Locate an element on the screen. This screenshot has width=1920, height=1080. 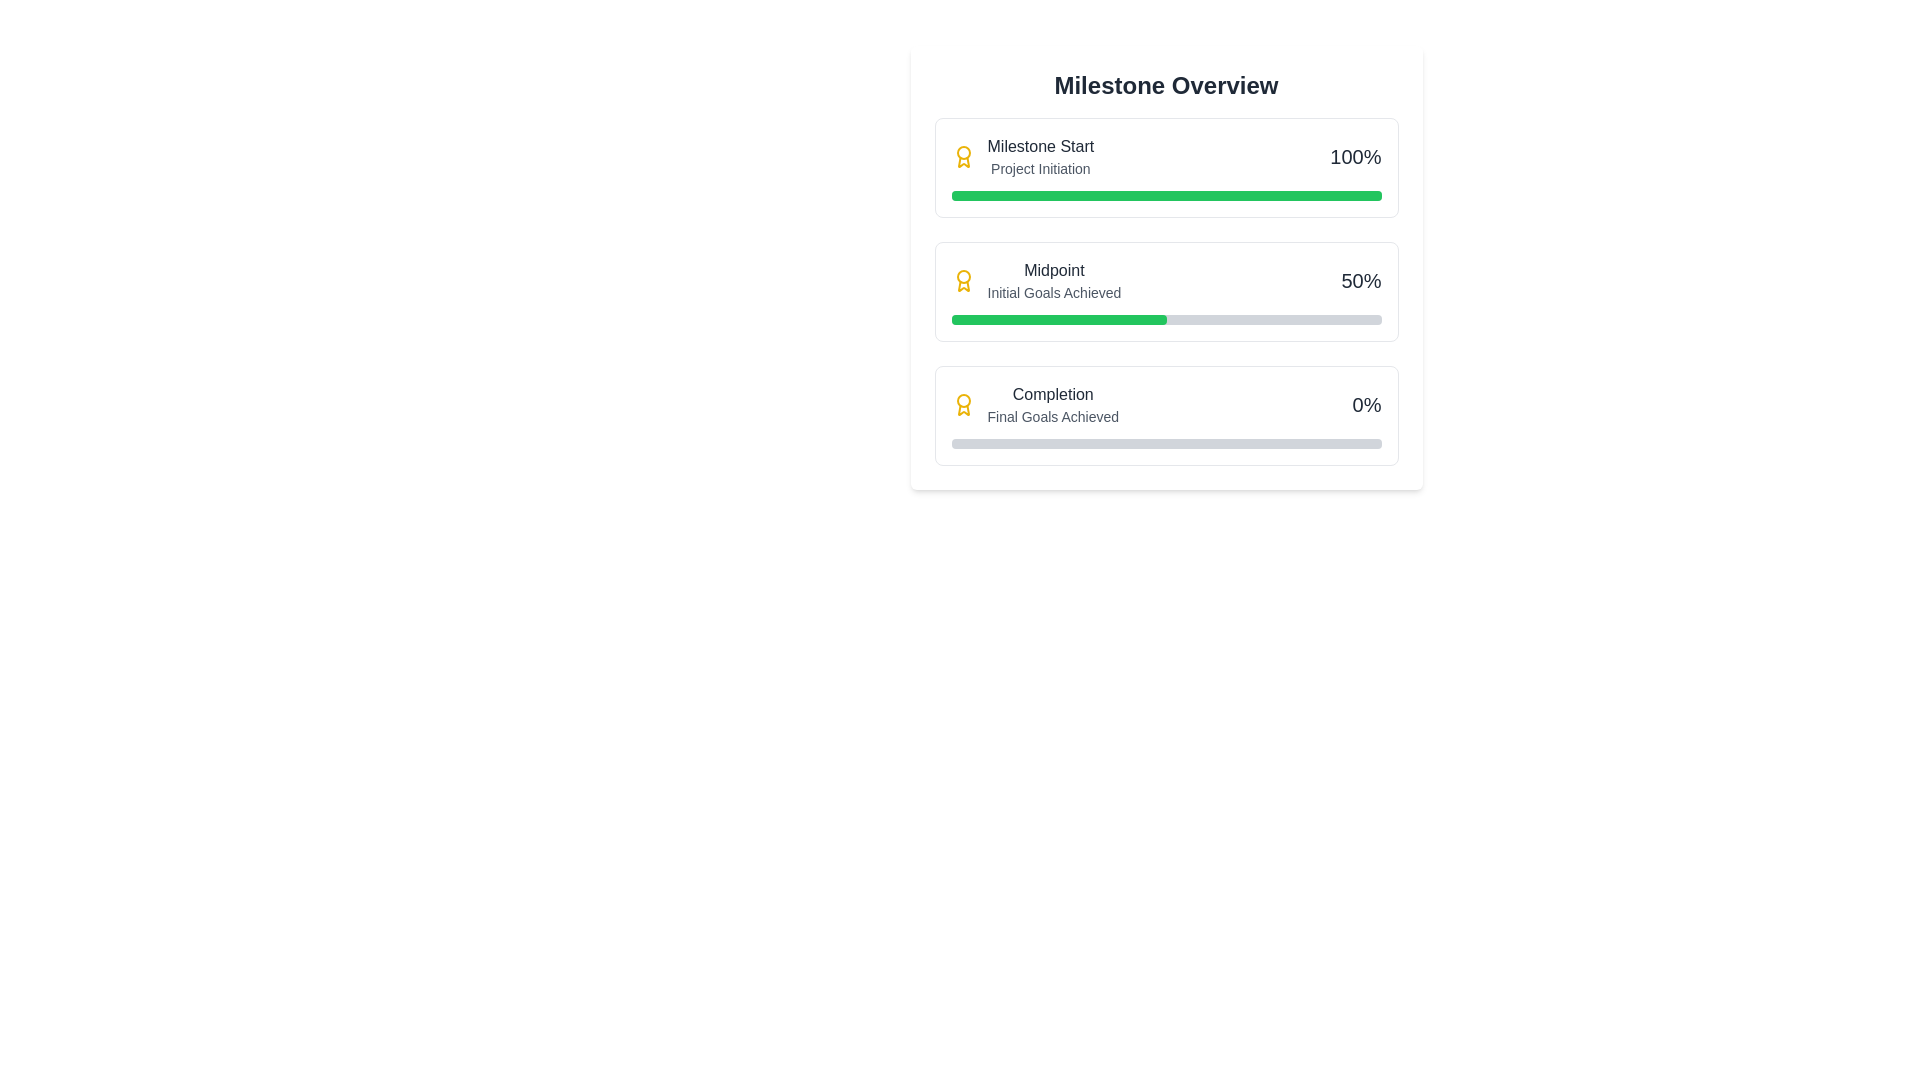
text displayed in the 'Completion' text label, which shows 'Completion' in bold dark gray and 'Final Goals Achieved' in lighter gray beneath it is located at coordinates (1052, 405).